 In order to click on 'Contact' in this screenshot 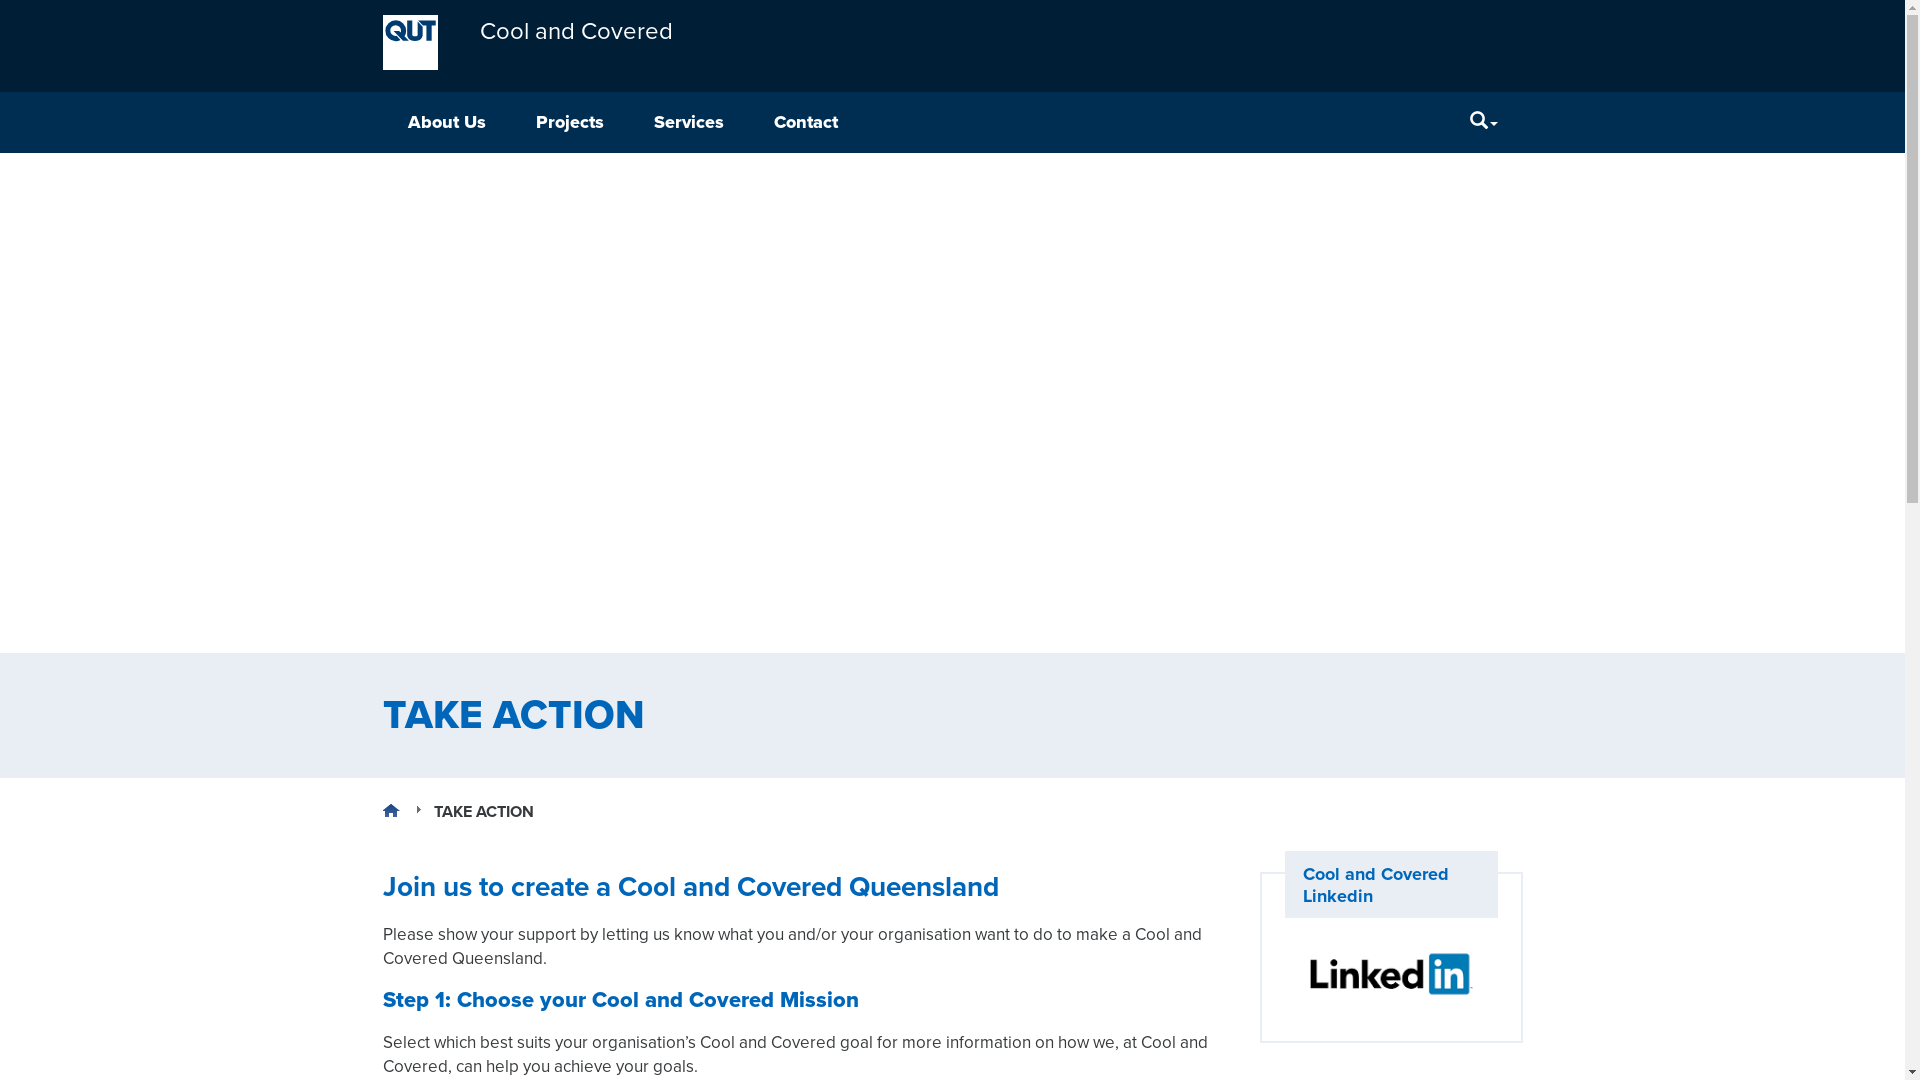, I will do `click(805, 122)`.